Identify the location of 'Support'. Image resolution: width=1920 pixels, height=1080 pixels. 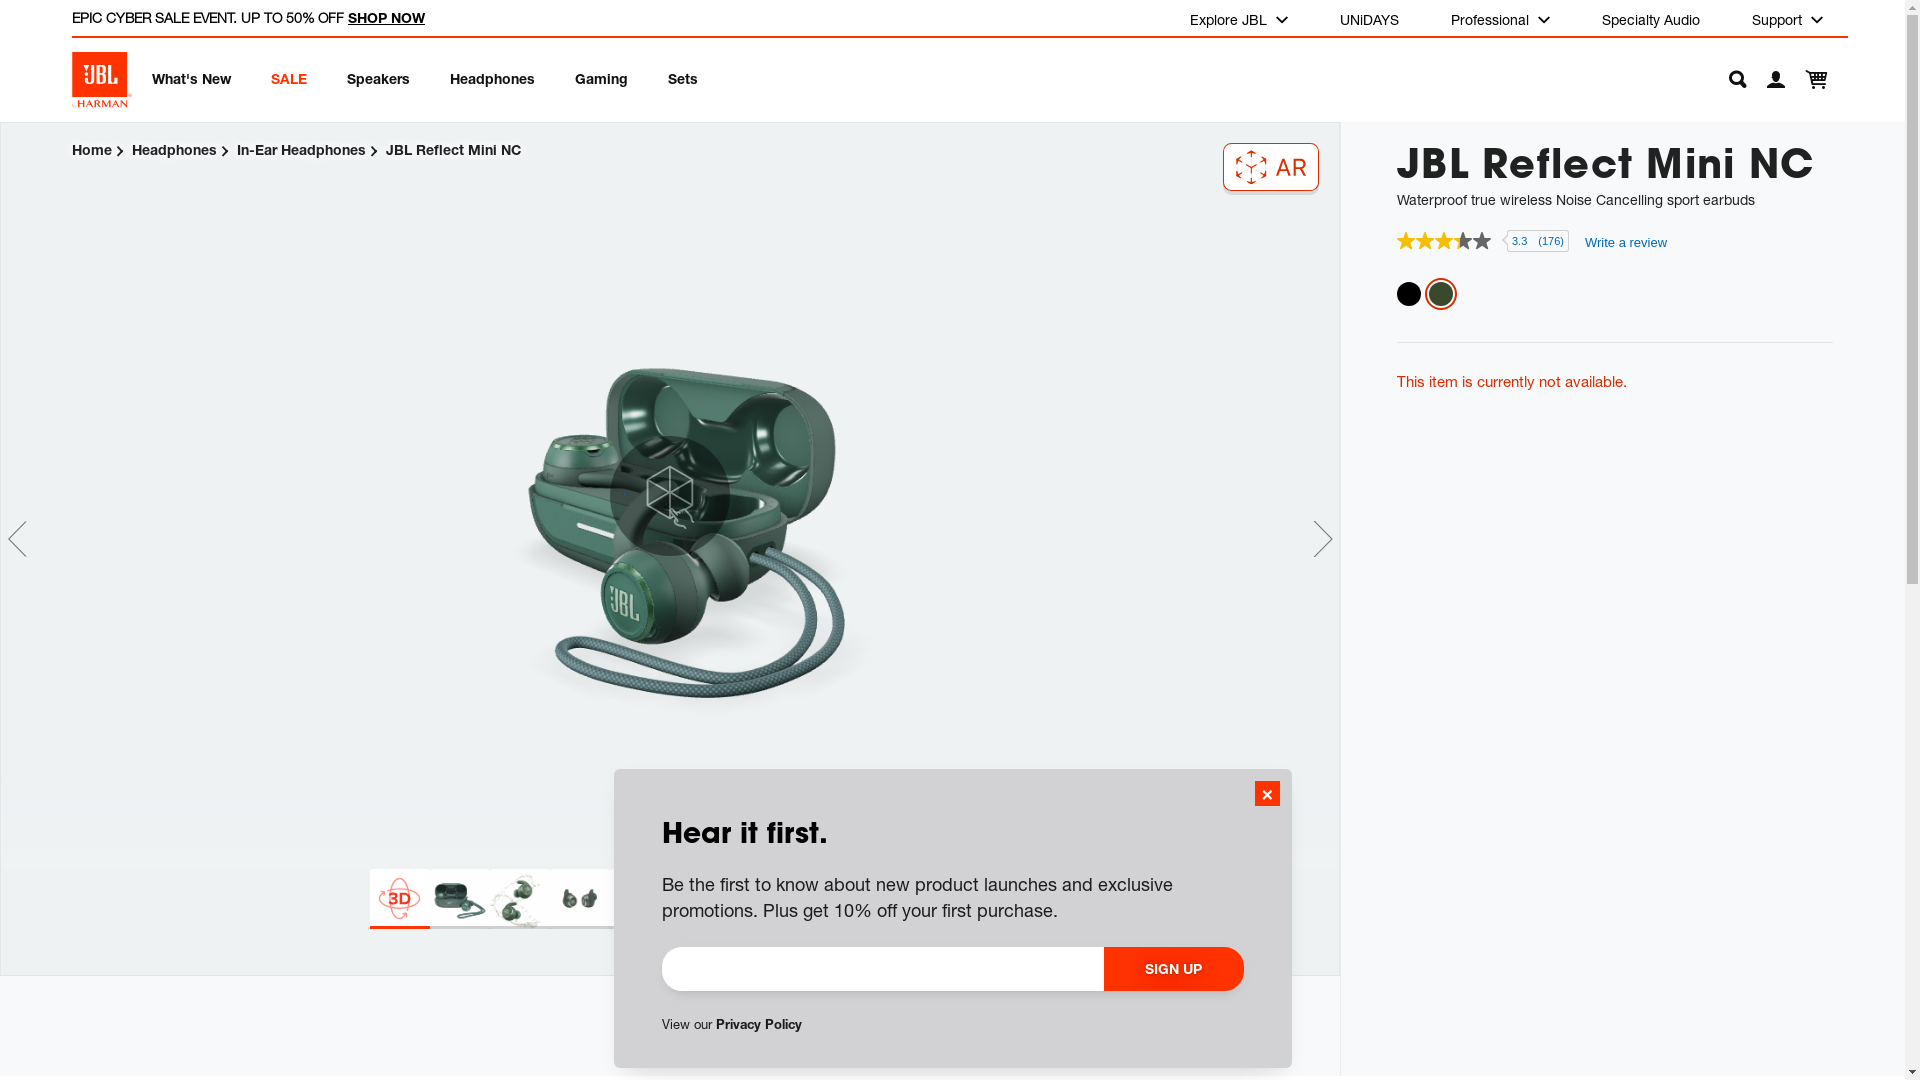
(1787, 19).